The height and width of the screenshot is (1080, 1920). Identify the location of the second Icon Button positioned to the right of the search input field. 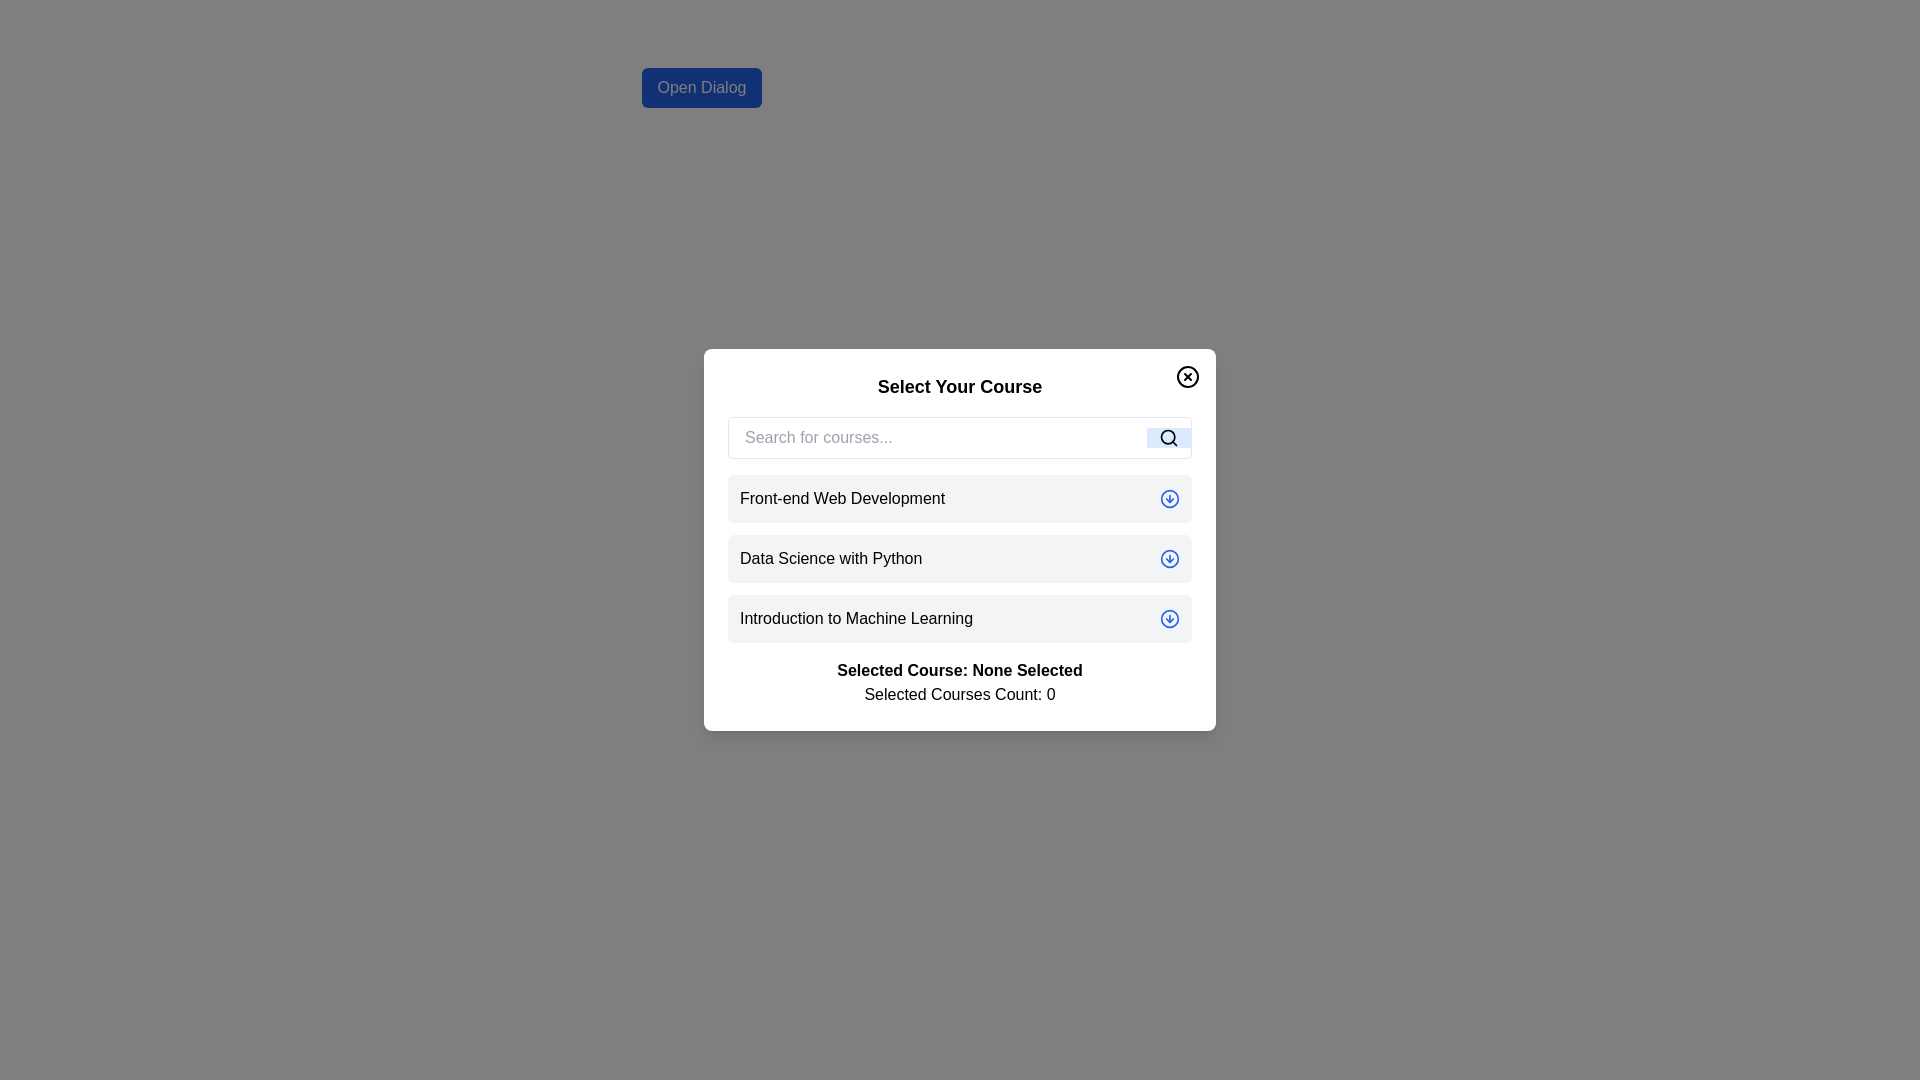
(1169, 437).